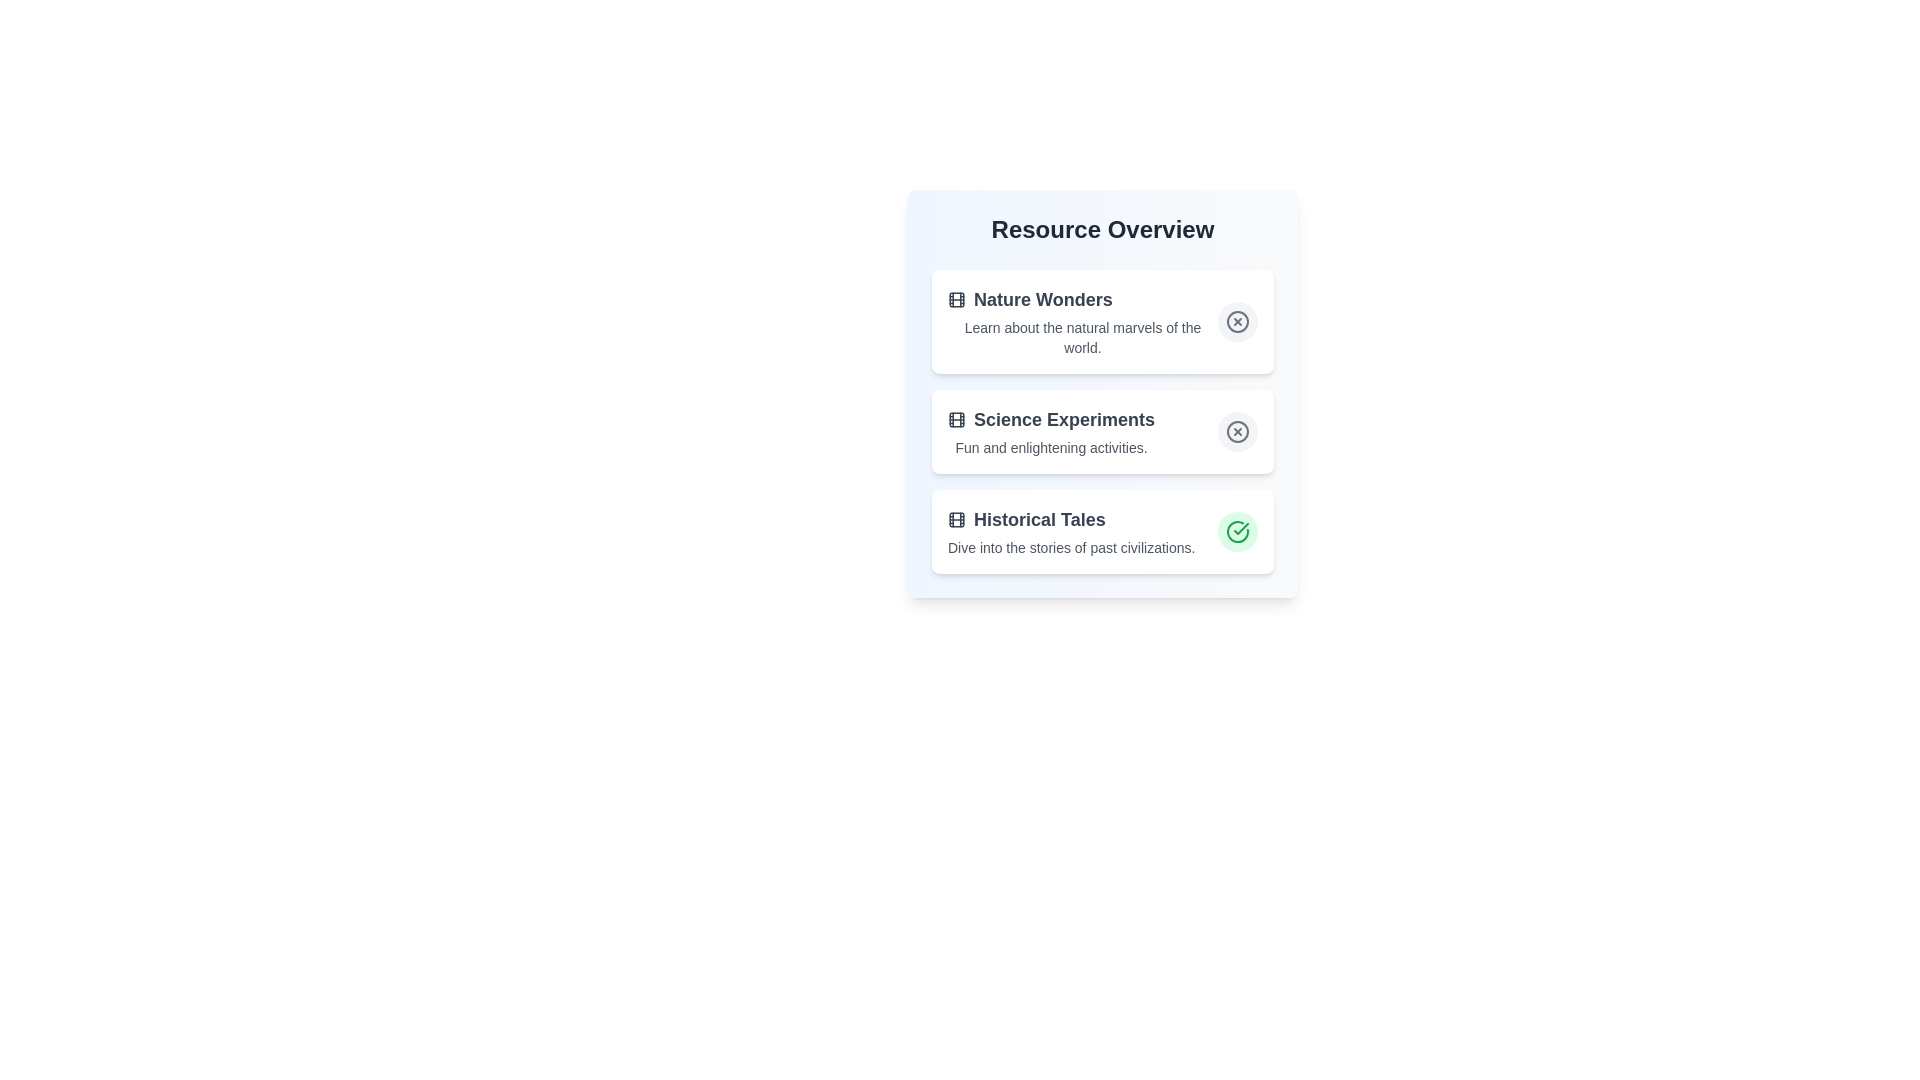  Describe the element at coordinates (1050, 431) in the screenshot. I see `the description of the resource item titled Science Experiments` at that location.